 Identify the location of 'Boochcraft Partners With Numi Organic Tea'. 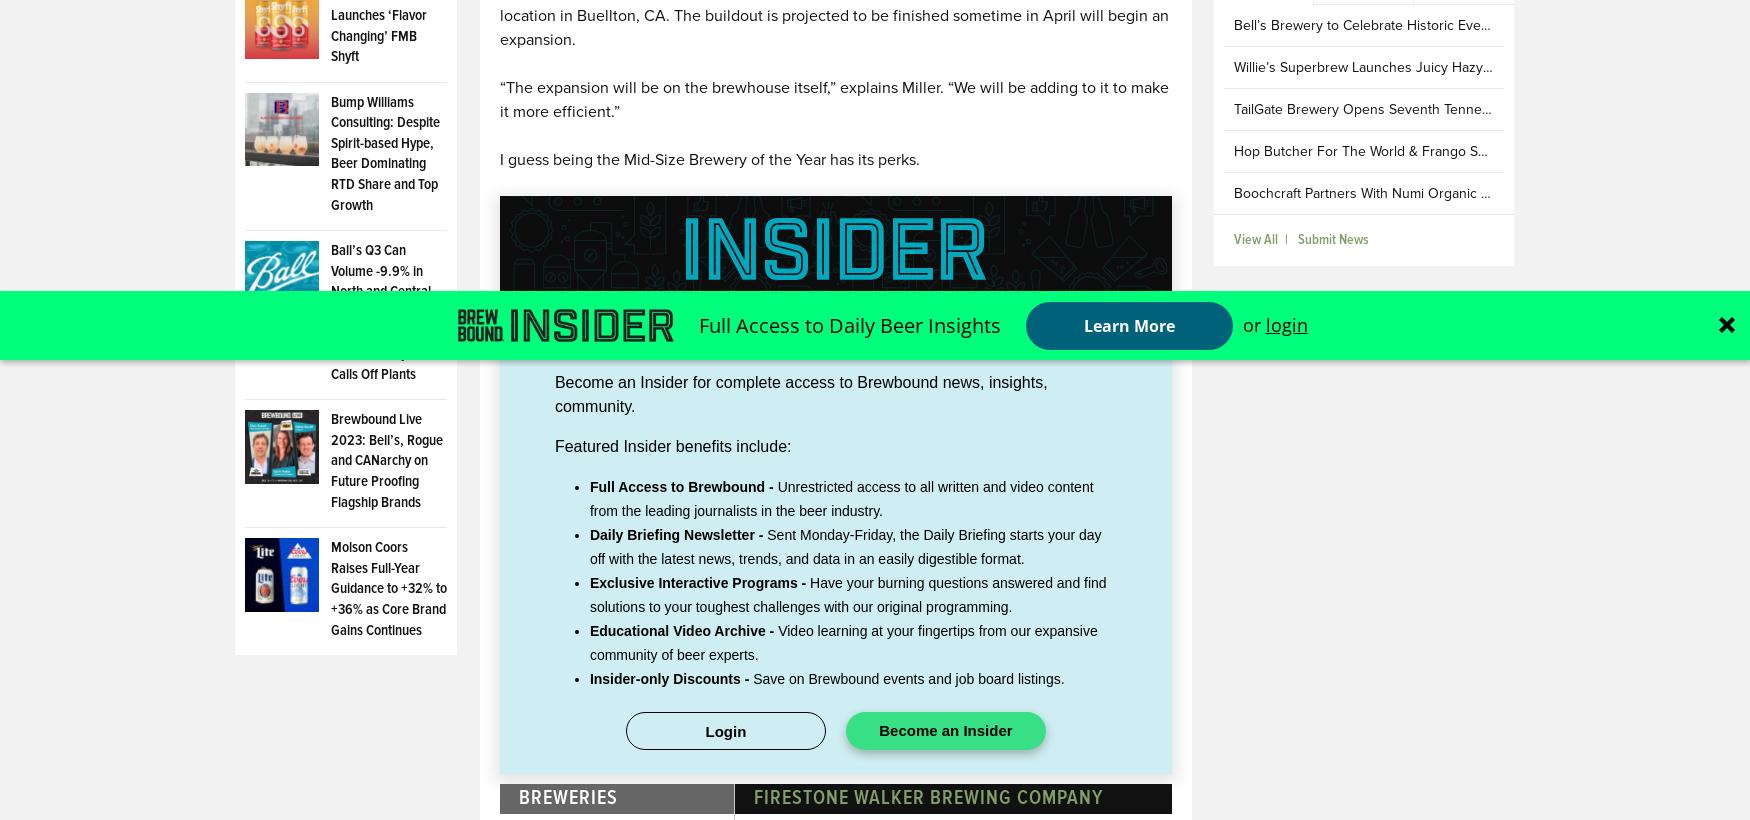
(1367, 192).